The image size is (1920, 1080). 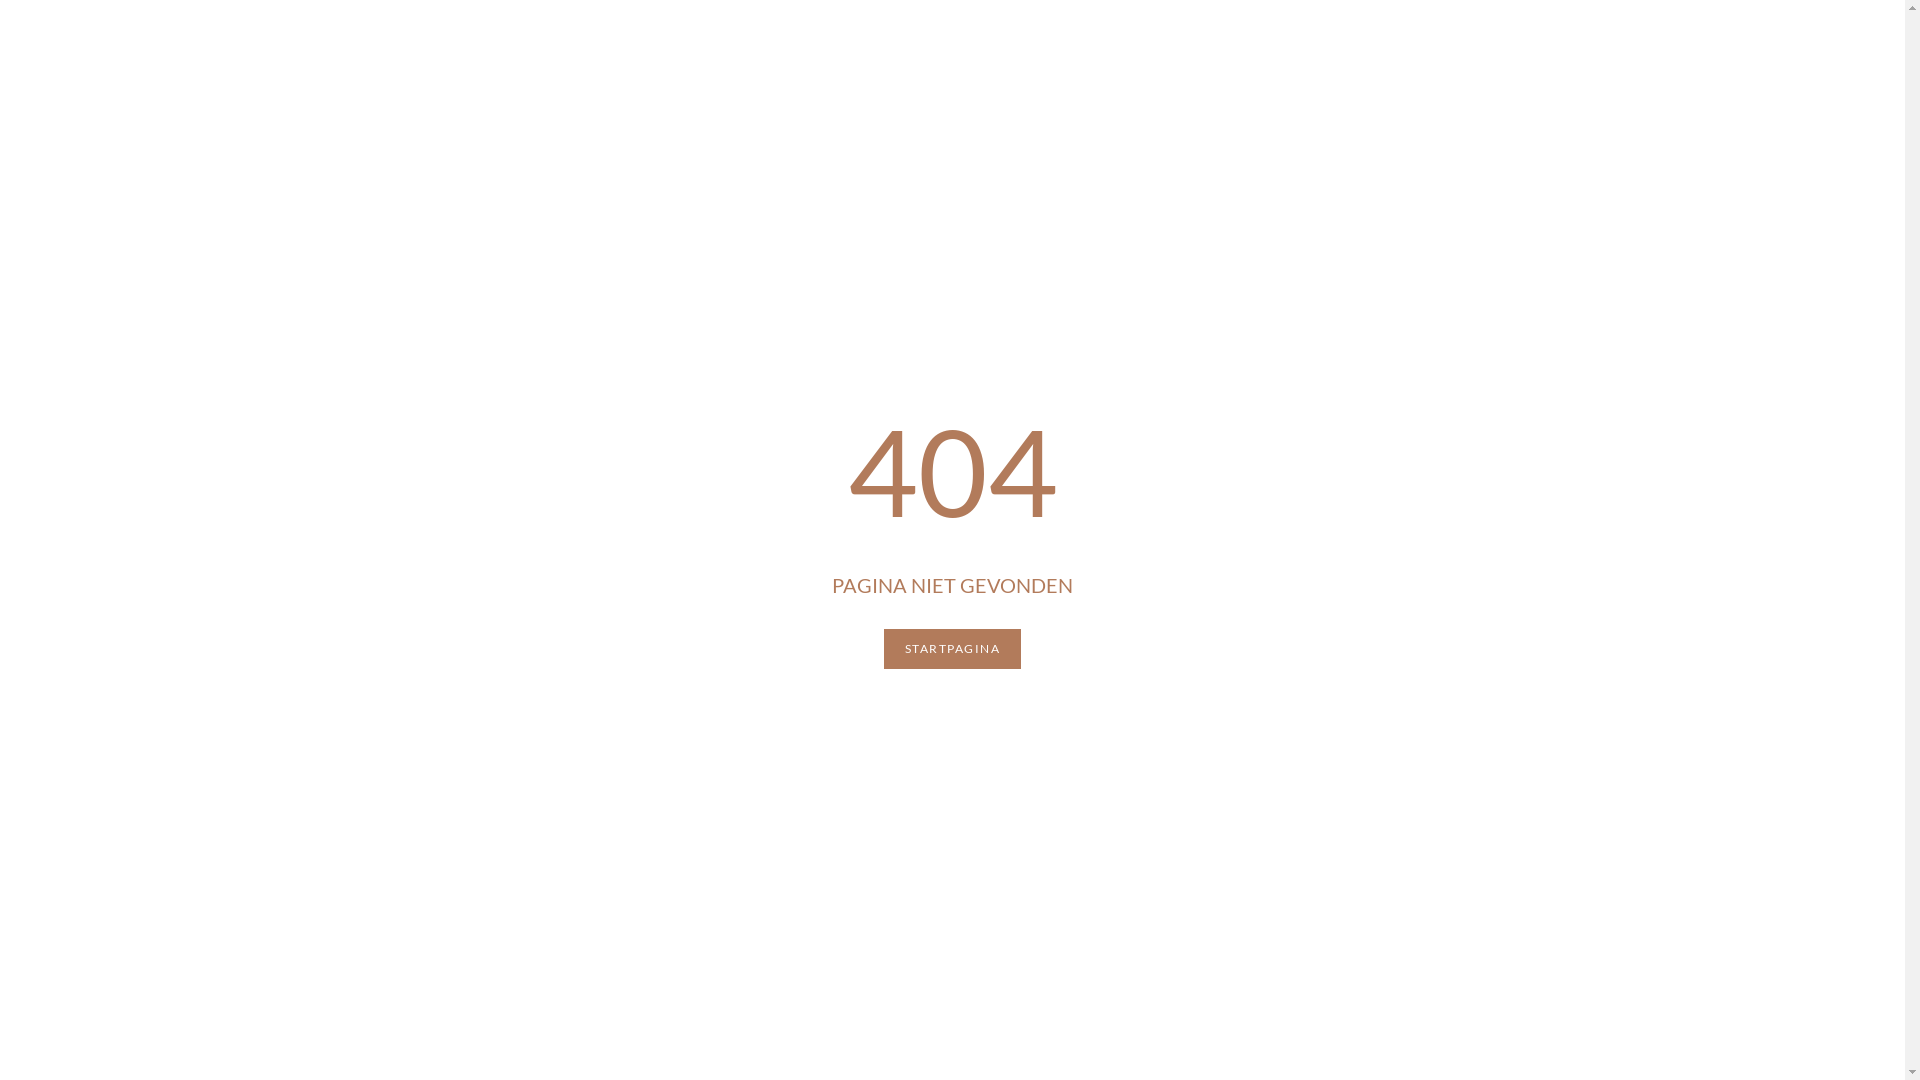 What do you see at coordinates (952, 648) in the screenshot?
I see `'STARTPAGINA'` at bounding box center [952, 648].